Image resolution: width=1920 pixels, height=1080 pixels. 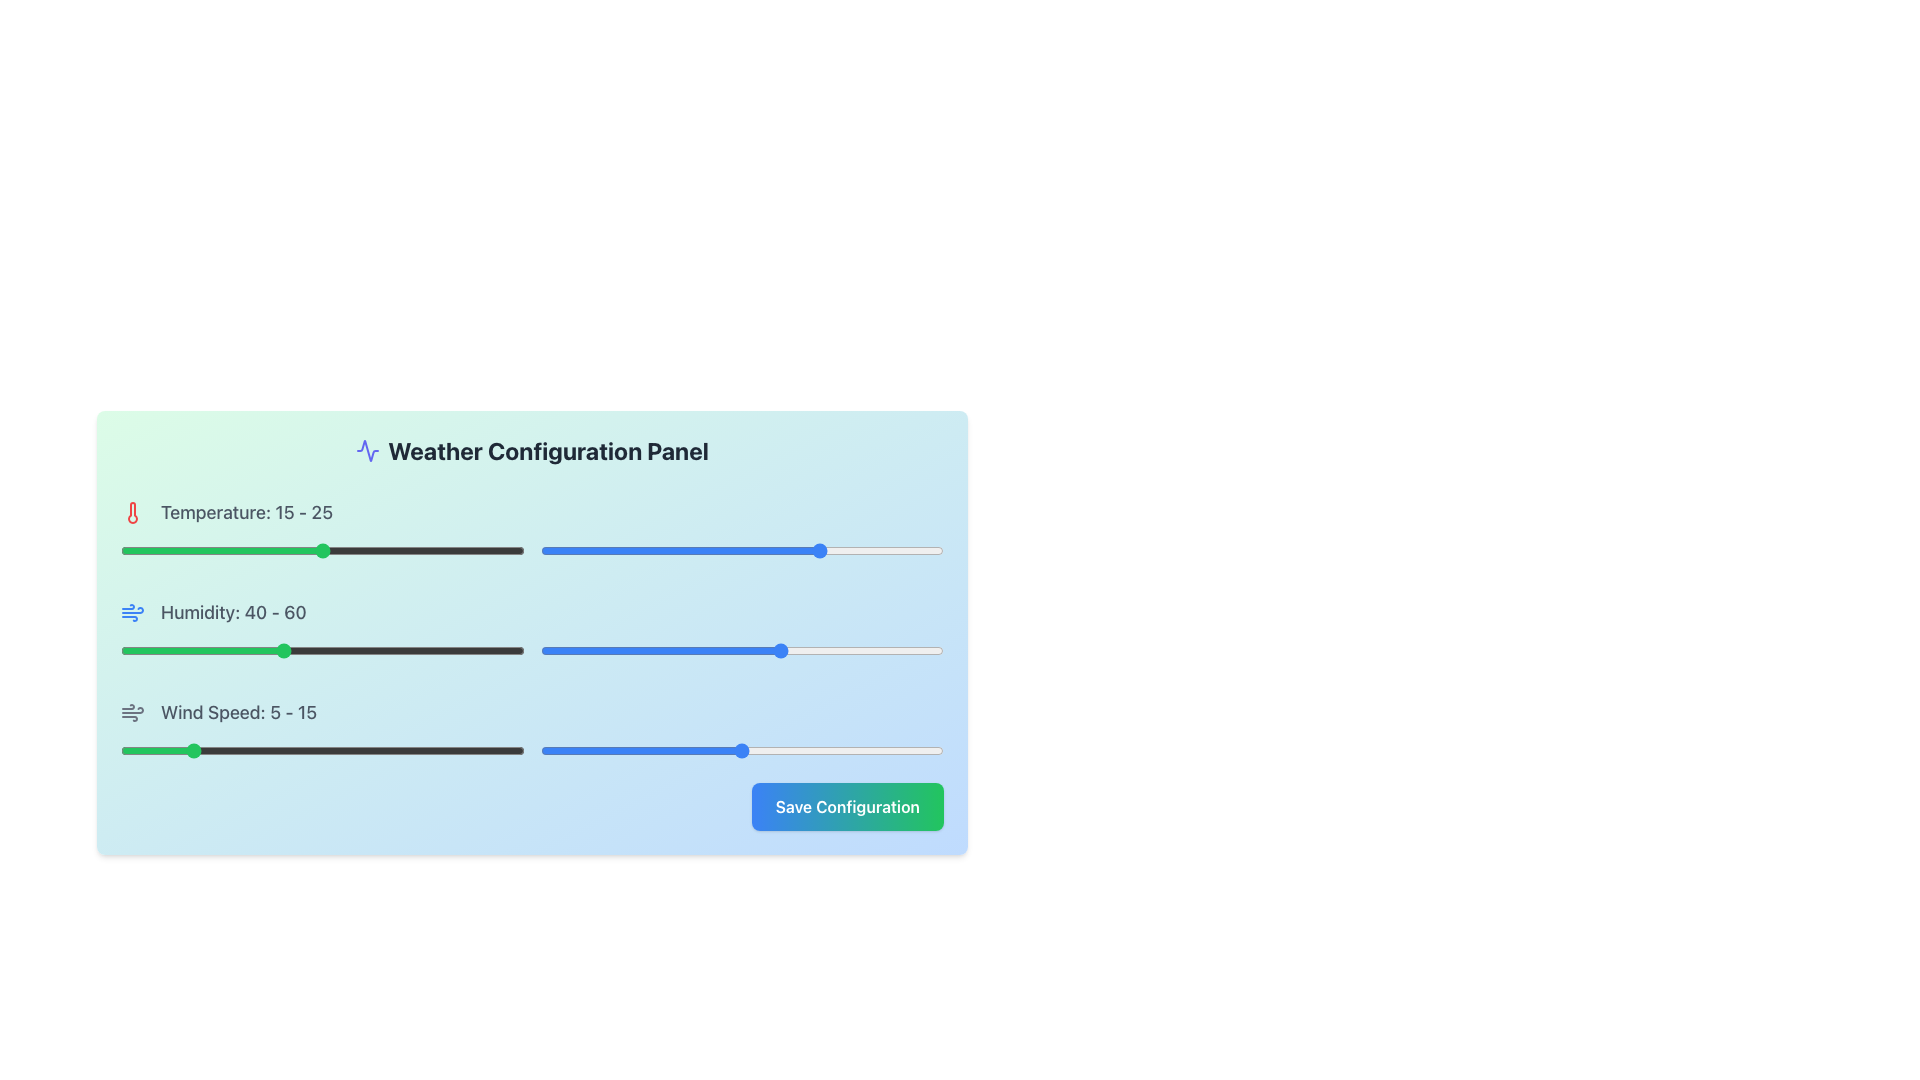 What do you see at coordinates (119, 751) in the screenshot?
I see `the wind speed` at bounding box center [119, 751].